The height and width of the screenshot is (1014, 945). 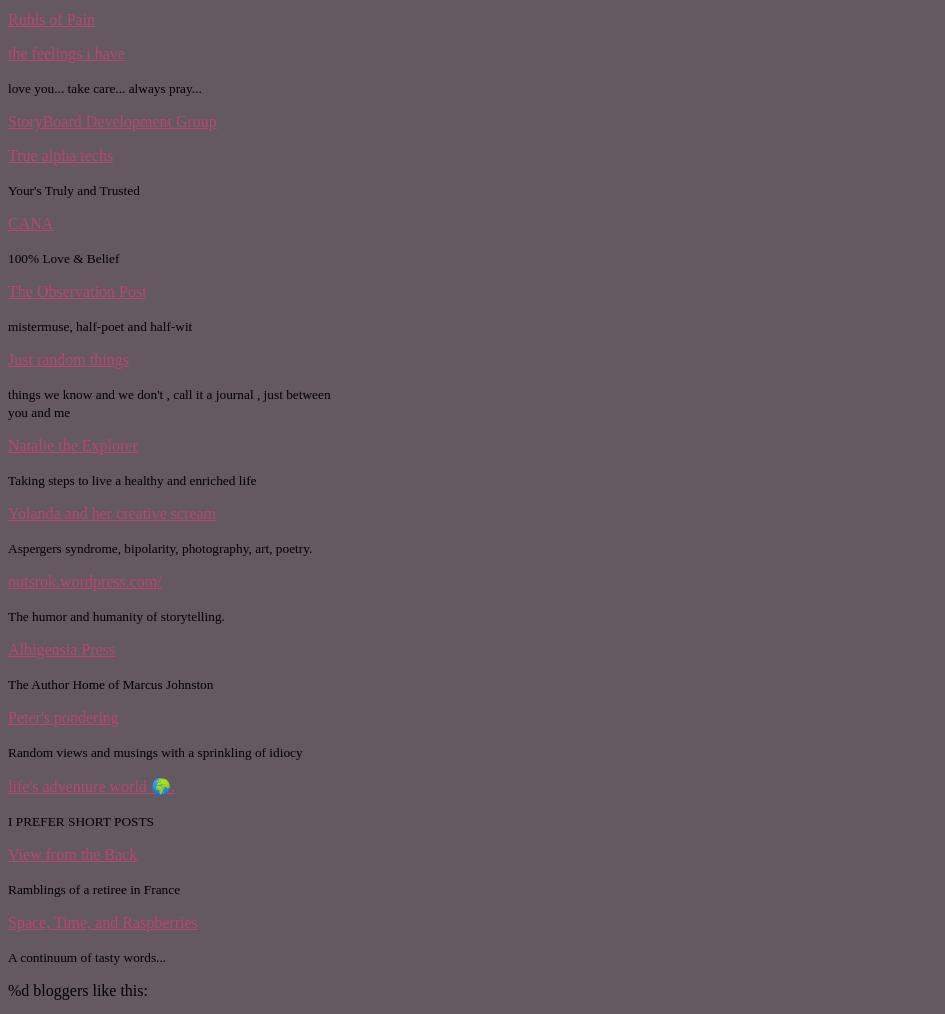 I want to click on 'Just random things', so click(x=8, y=357).